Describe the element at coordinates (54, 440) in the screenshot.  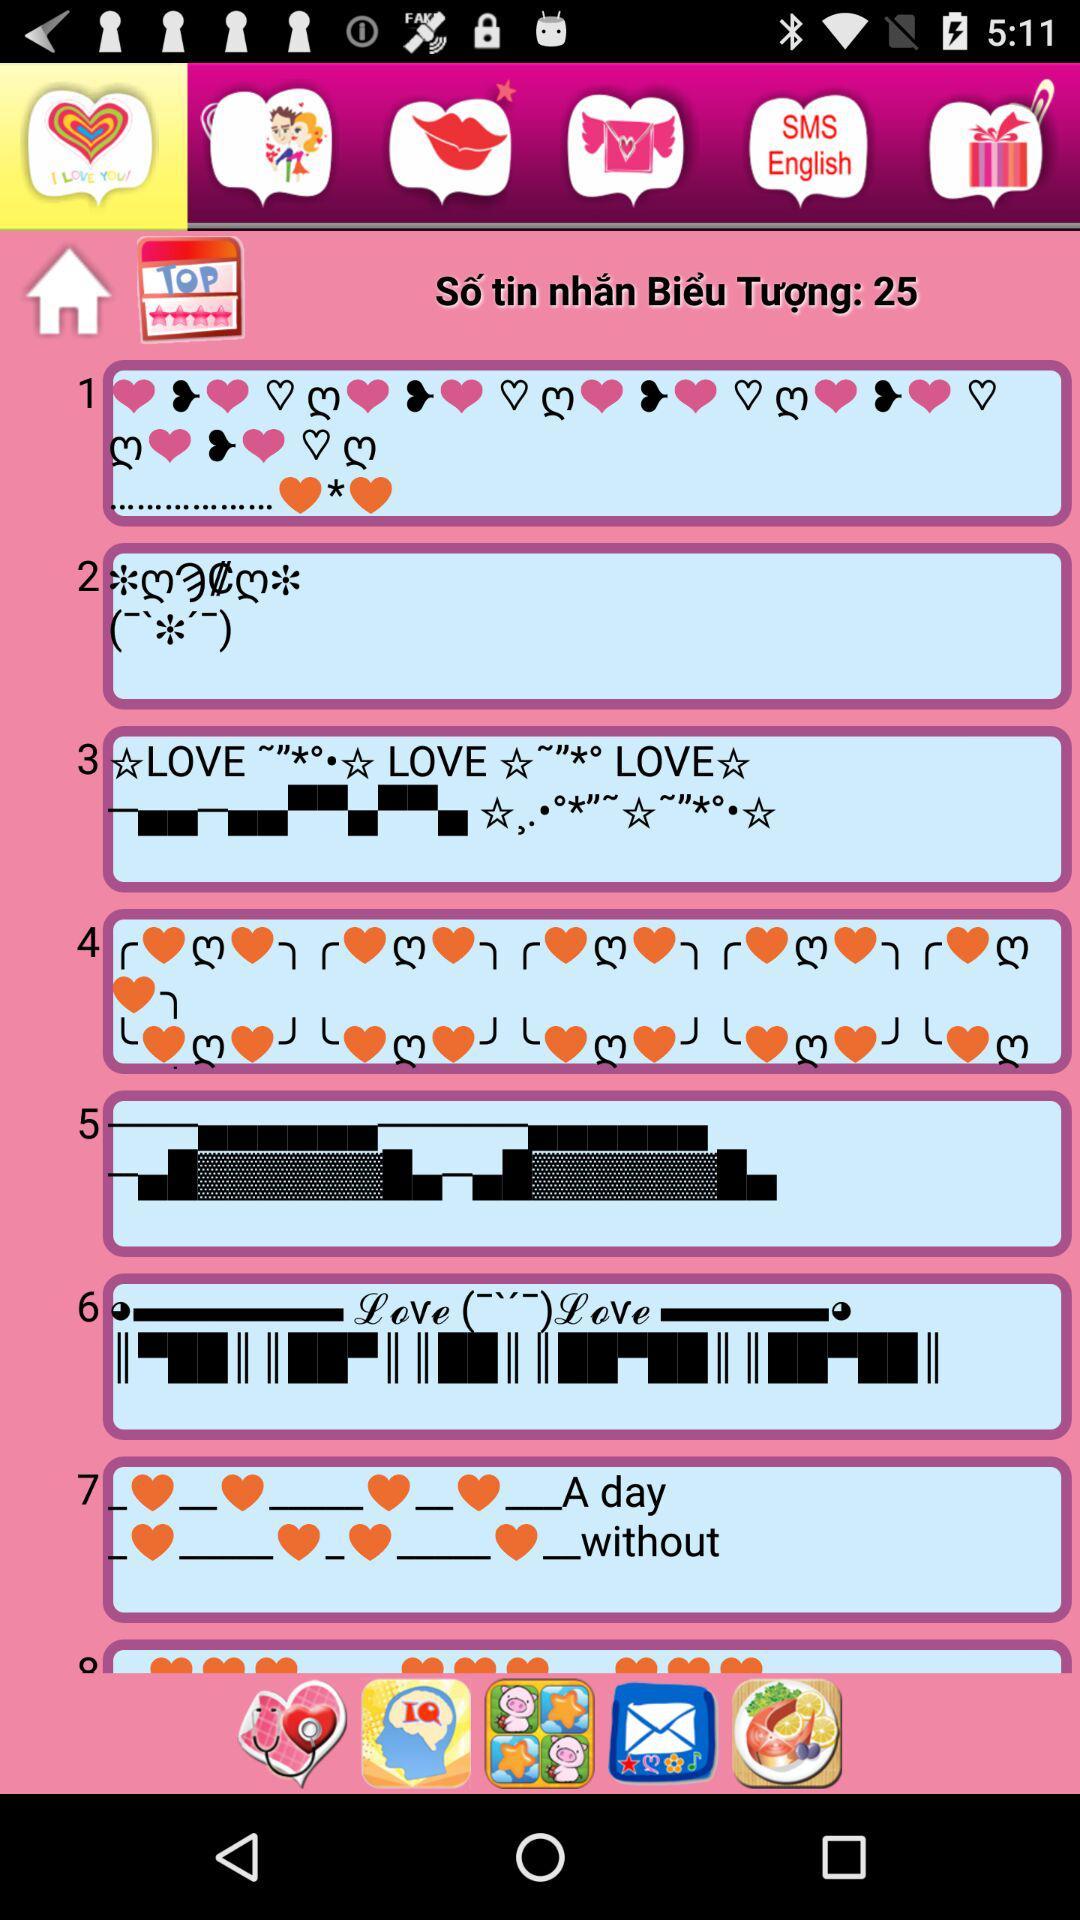
I see `the item above the 2 icon` at that location.